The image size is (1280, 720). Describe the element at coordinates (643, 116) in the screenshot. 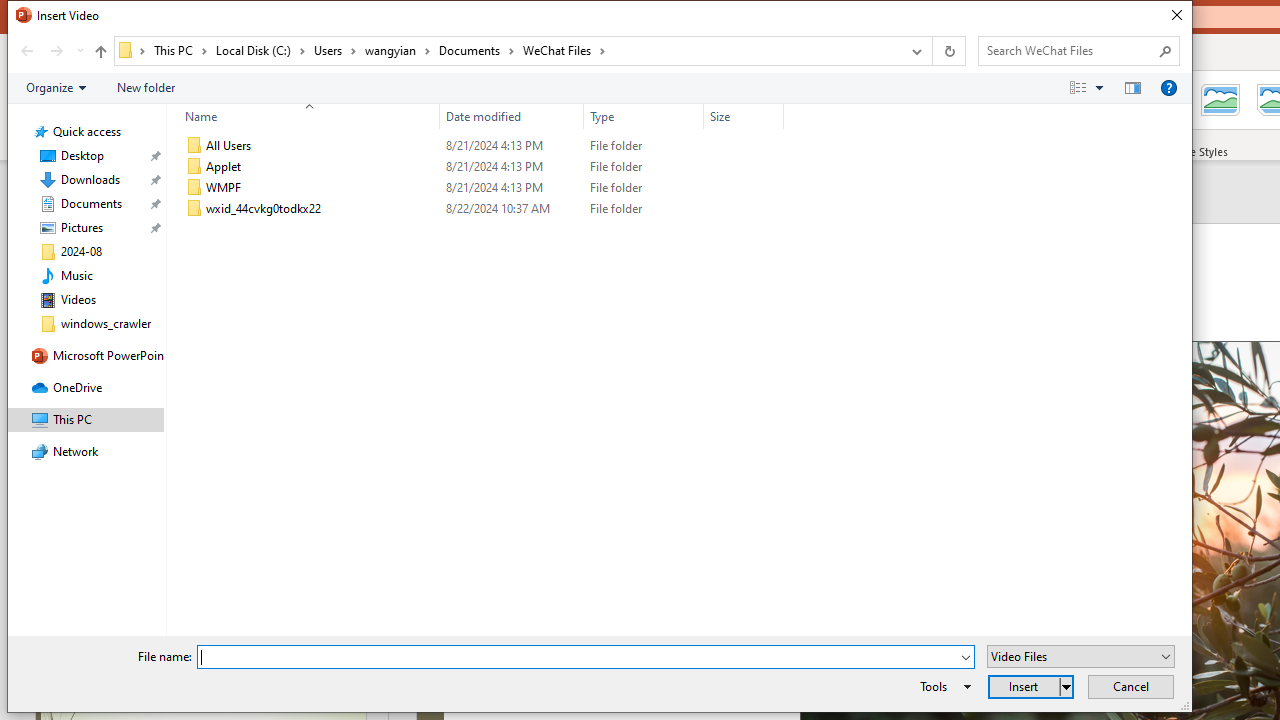

I see `'Type'` at that location.